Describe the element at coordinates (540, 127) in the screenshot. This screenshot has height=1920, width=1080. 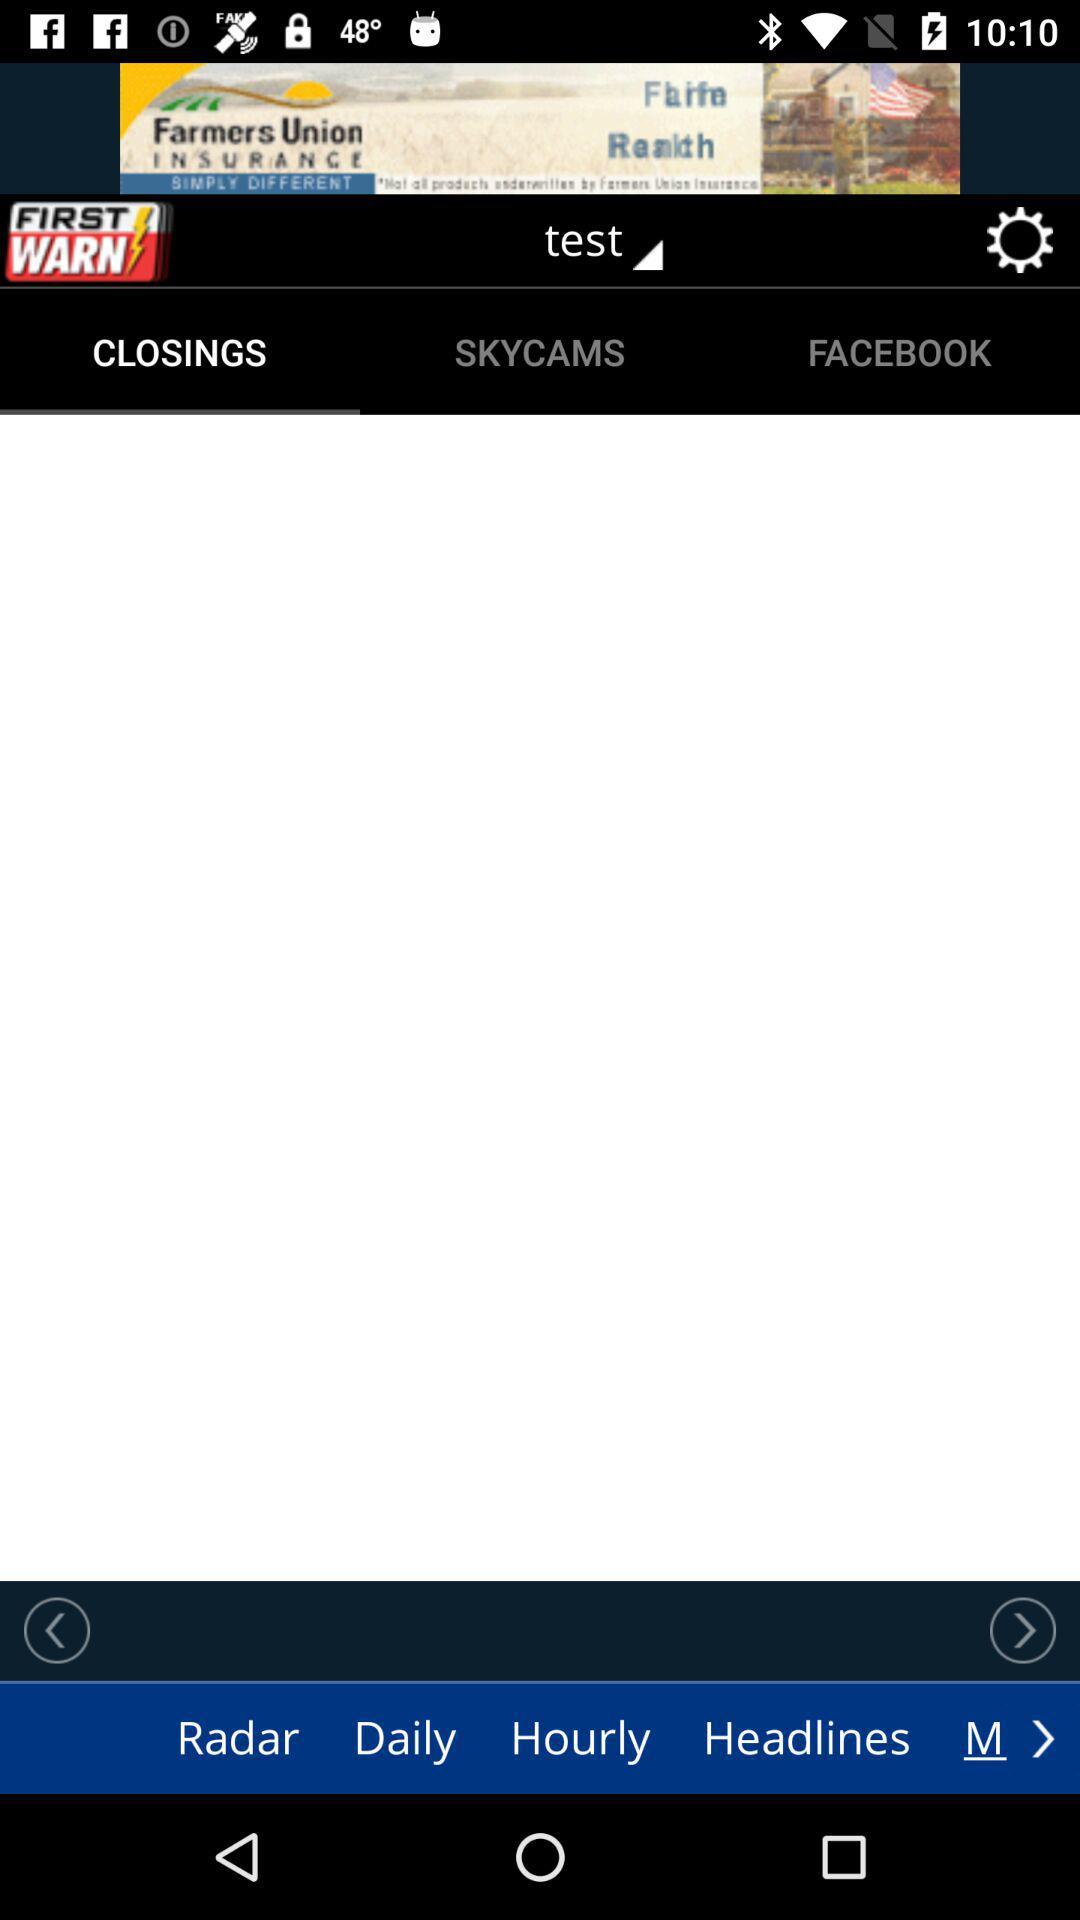
I see `direct to another website` at that location.